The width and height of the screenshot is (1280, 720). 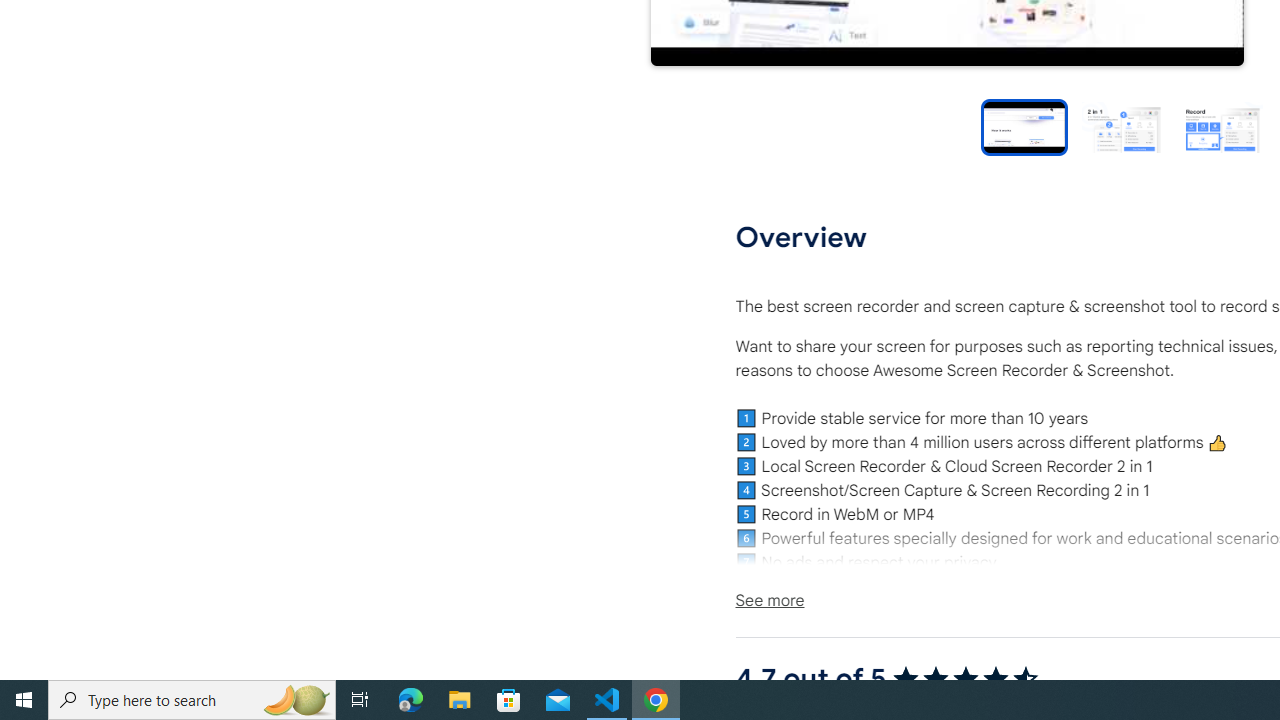 What do you see at coordinates (1122, 126) in the screenshot?
I see `'Preview slide 2'` at bounding box center [1122, 126].